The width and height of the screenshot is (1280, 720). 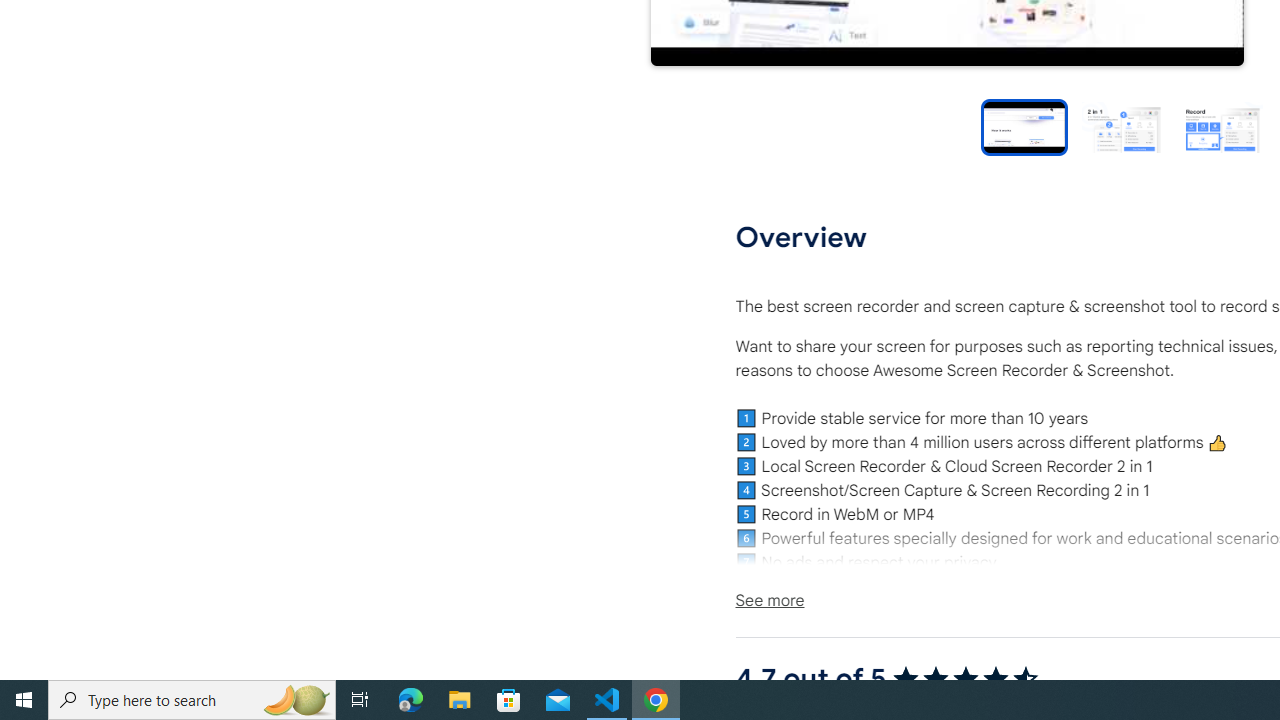 What do you see at coordinates (1122, 126) in the screenshot?
I see `'Preview slide 2'` at bounding box center [1122, 126].